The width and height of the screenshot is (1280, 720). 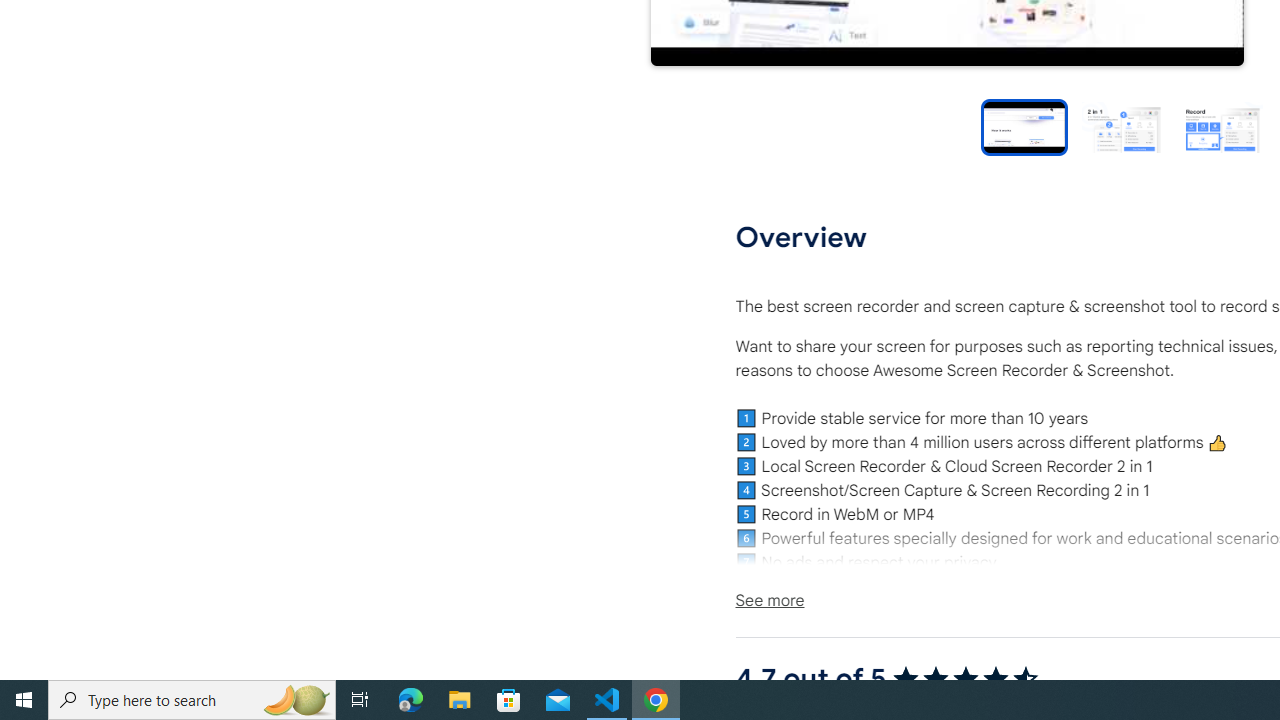 What do you see at coordinates (1122, 126) in the screenshot?
I see `'Preview slide 2'` at bounding box center [1122, 126].